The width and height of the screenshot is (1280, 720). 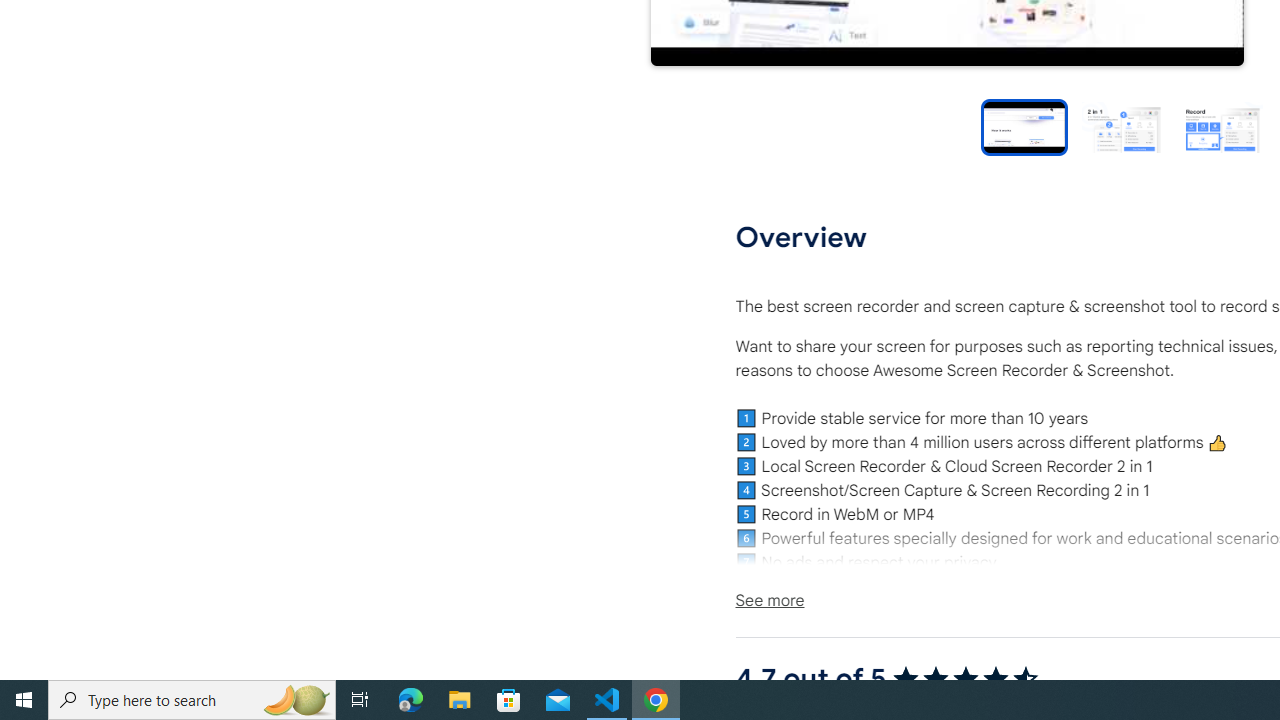 What do you see at coordinates (1122, 126) in the screenshot?
I see `'Preview slide 2'` at bounding box center [1122, 126].